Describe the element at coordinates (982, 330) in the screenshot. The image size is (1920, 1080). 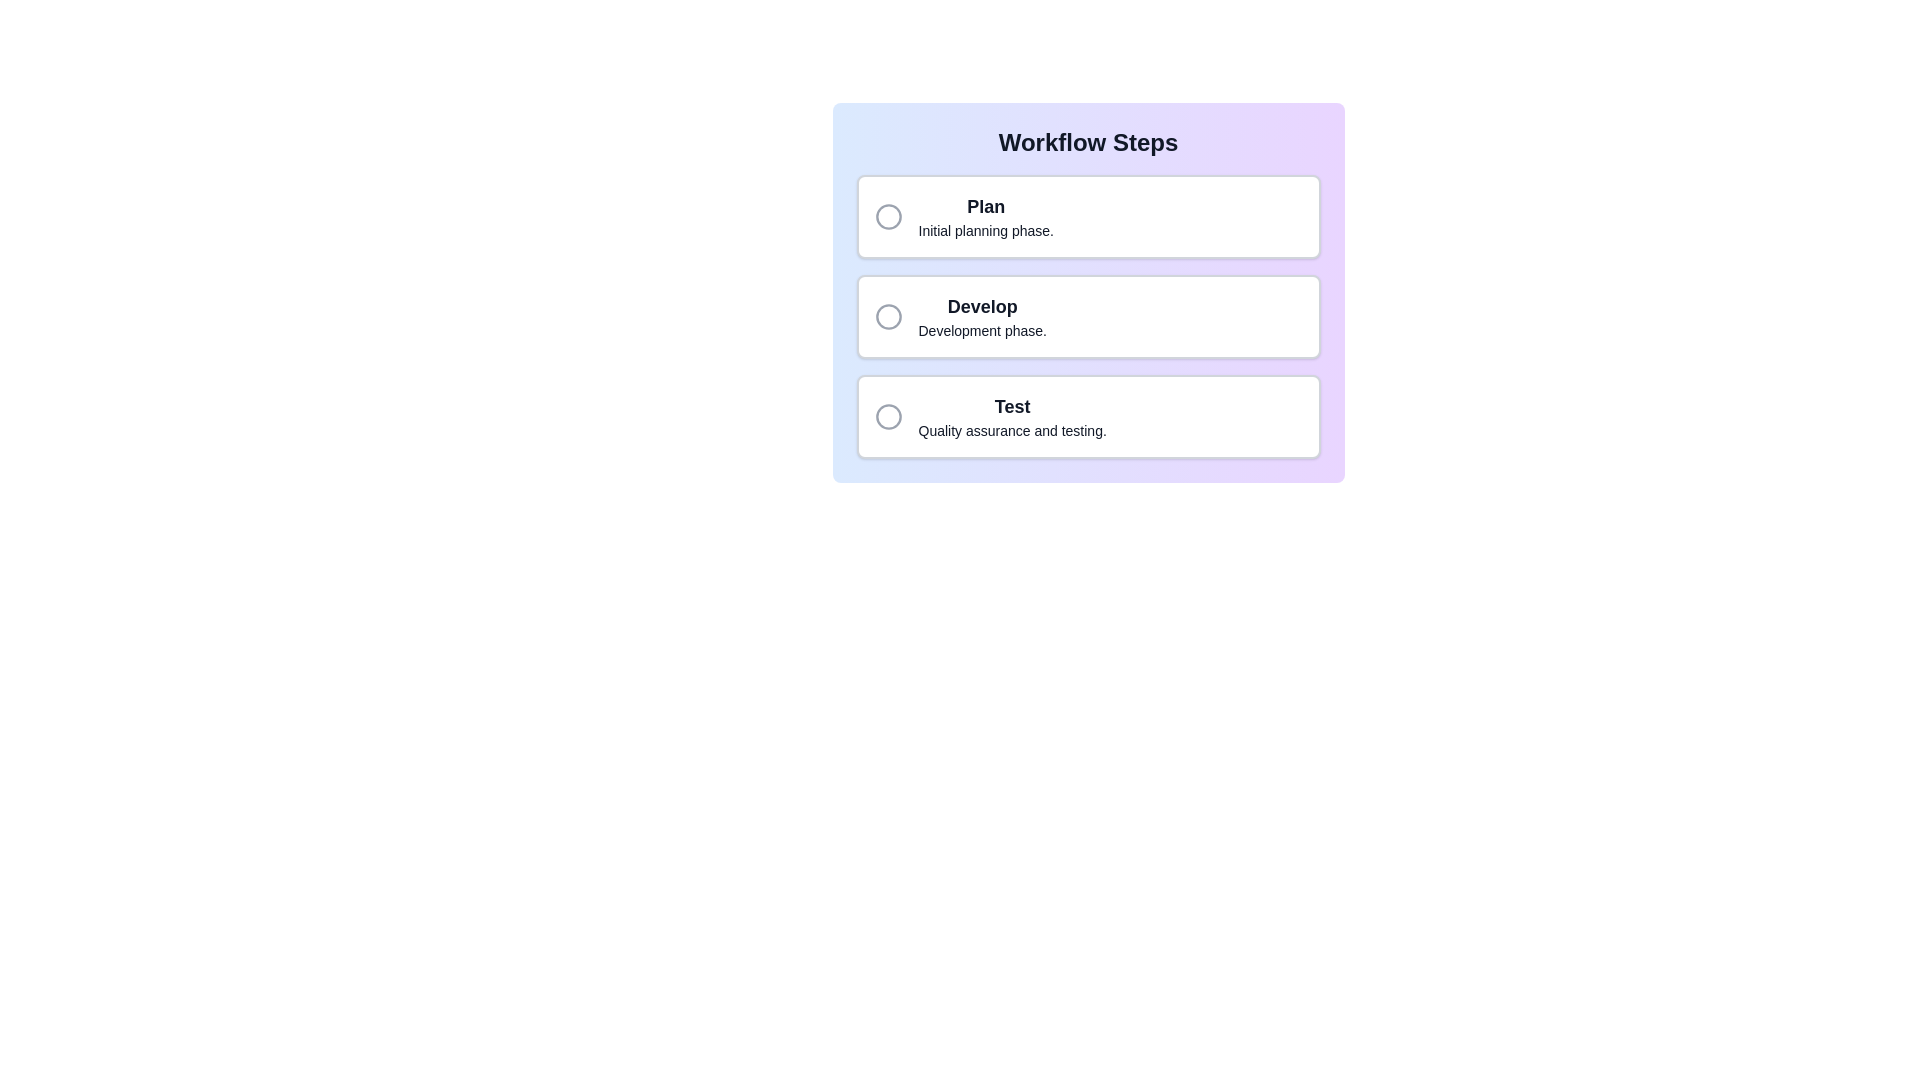
I see `text content of the label displaying 'Development phase.' located below the 'Develop' label in the second option of the vertical workflow list` at that location.